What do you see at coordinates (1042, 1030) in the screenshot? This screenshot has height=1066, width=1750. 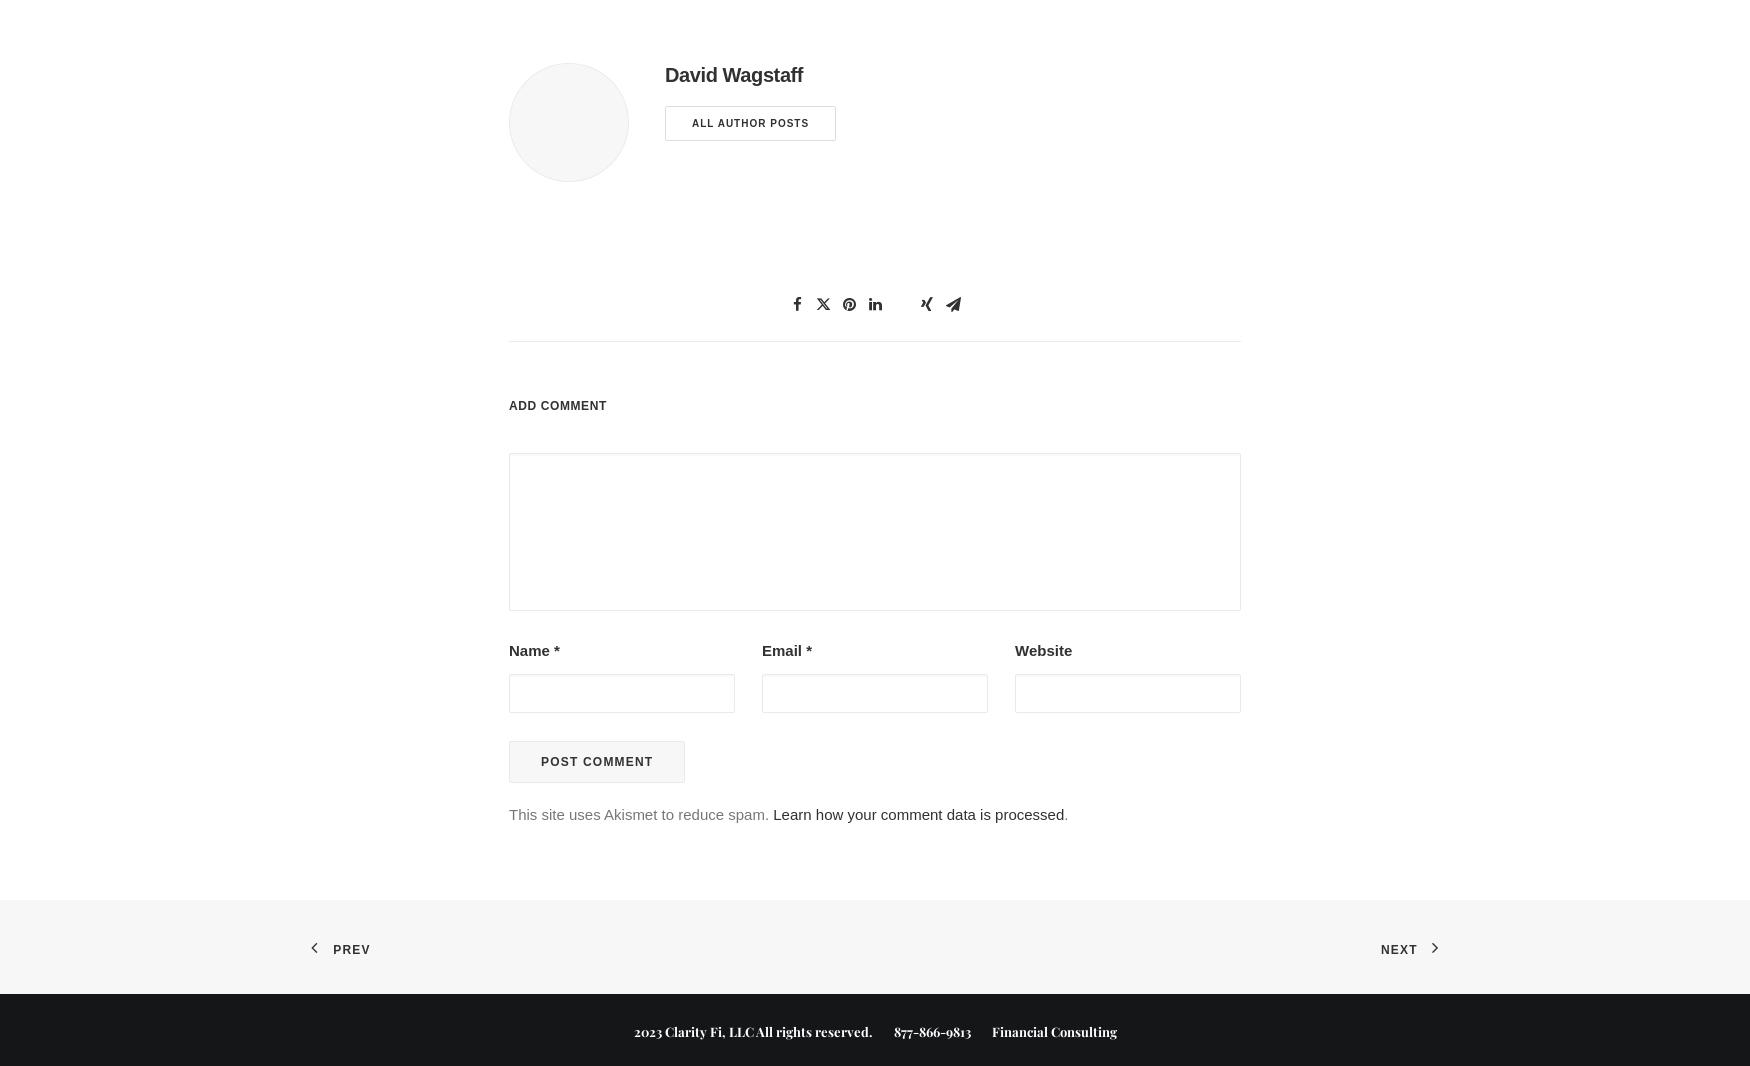 I see `'Financial Consulting'` at bounding box center [1042, 1030].